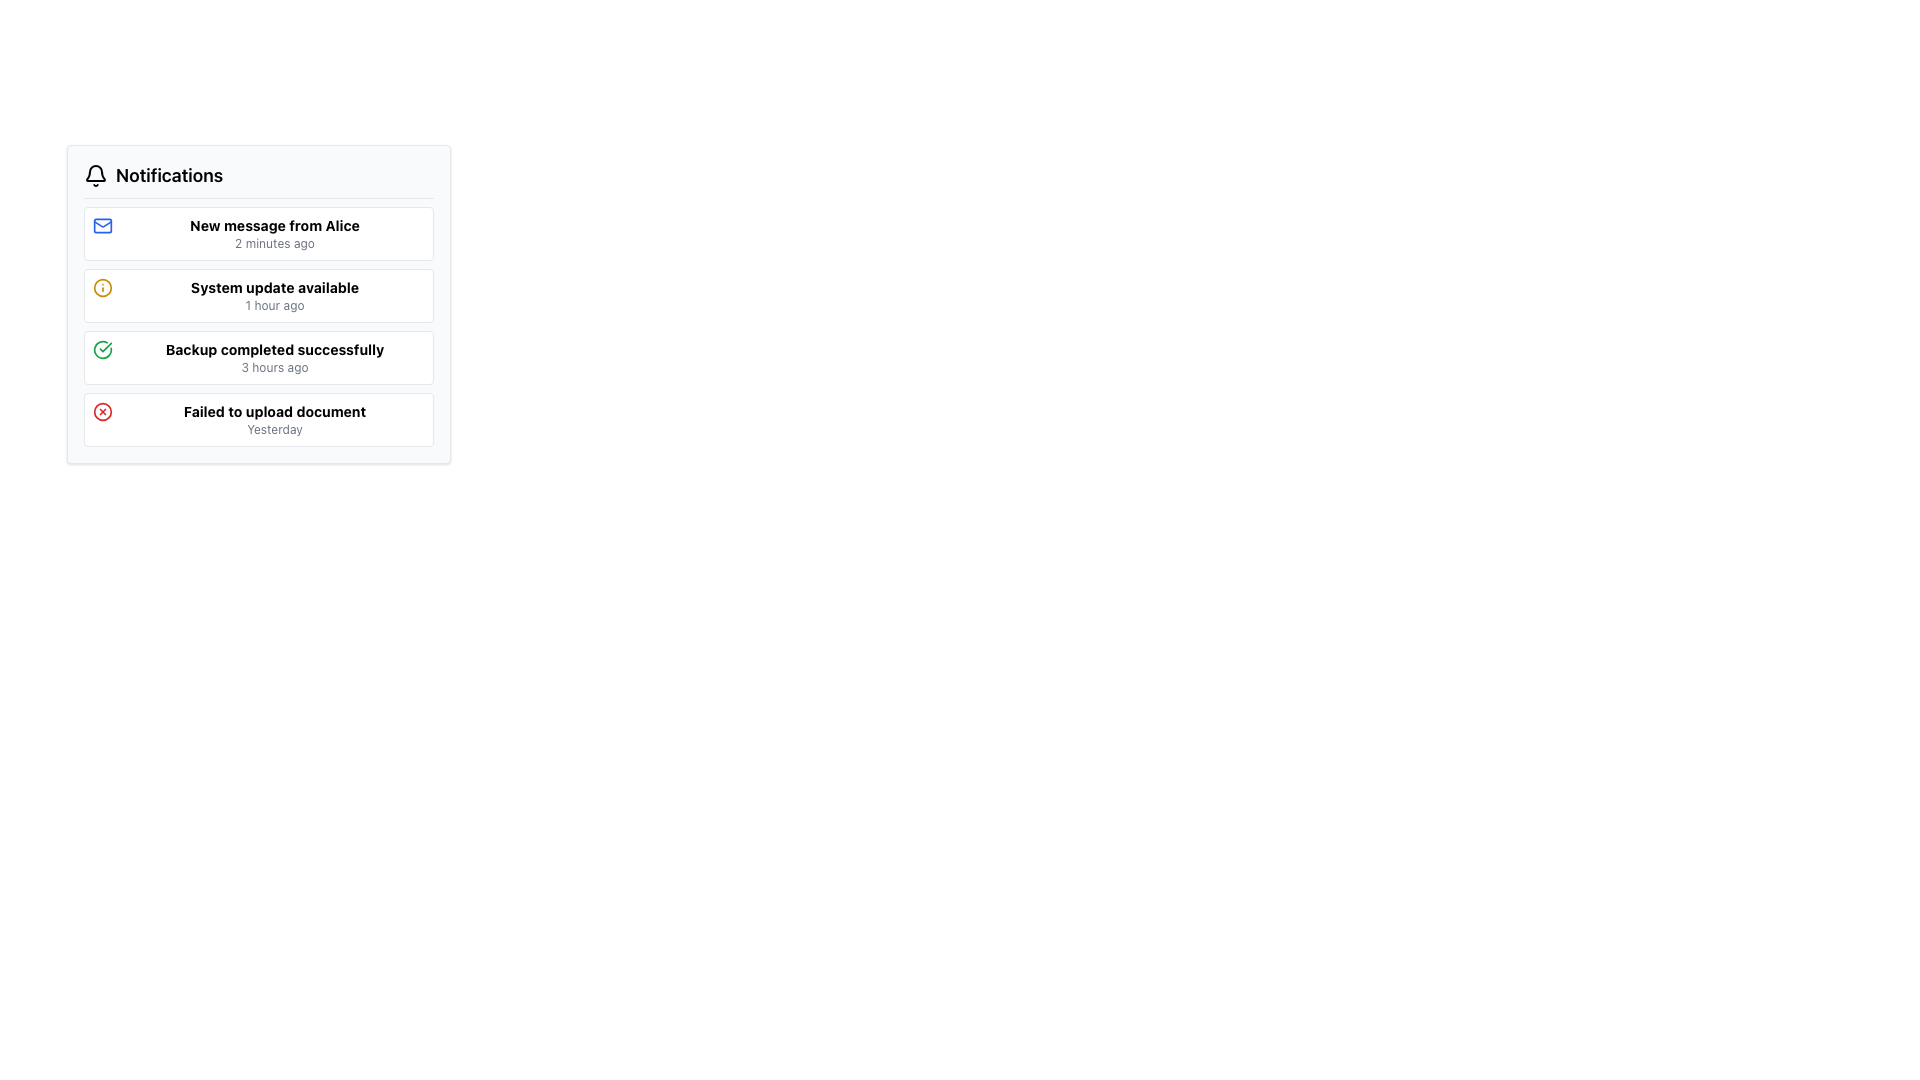  What do you see at coordinates (101, 225) in the screenshot?
I see `the blue envelope icon located next to the 'New message from Alice' text in the notification list` at bounding box center [101, 225].